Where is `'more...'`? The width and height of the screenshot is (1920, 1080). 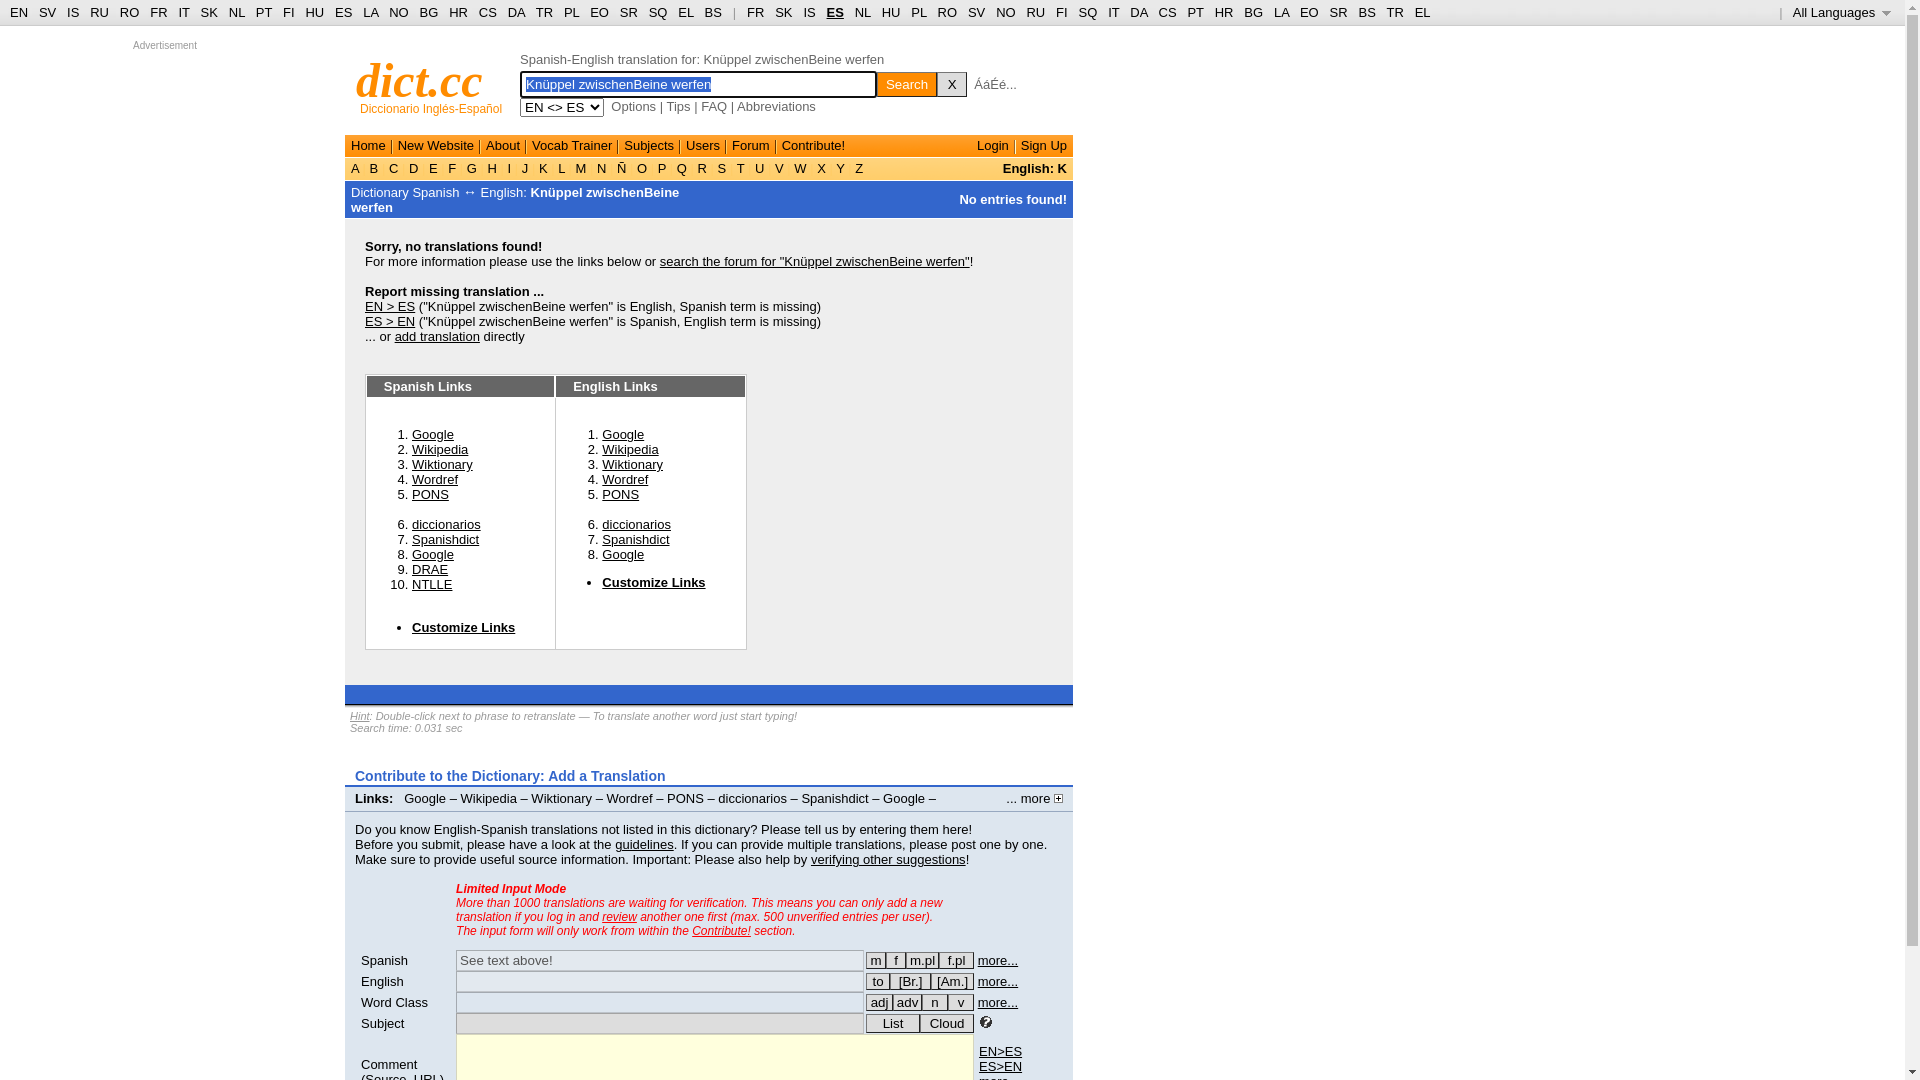 'more...' is located at coordinates (998, 1002).